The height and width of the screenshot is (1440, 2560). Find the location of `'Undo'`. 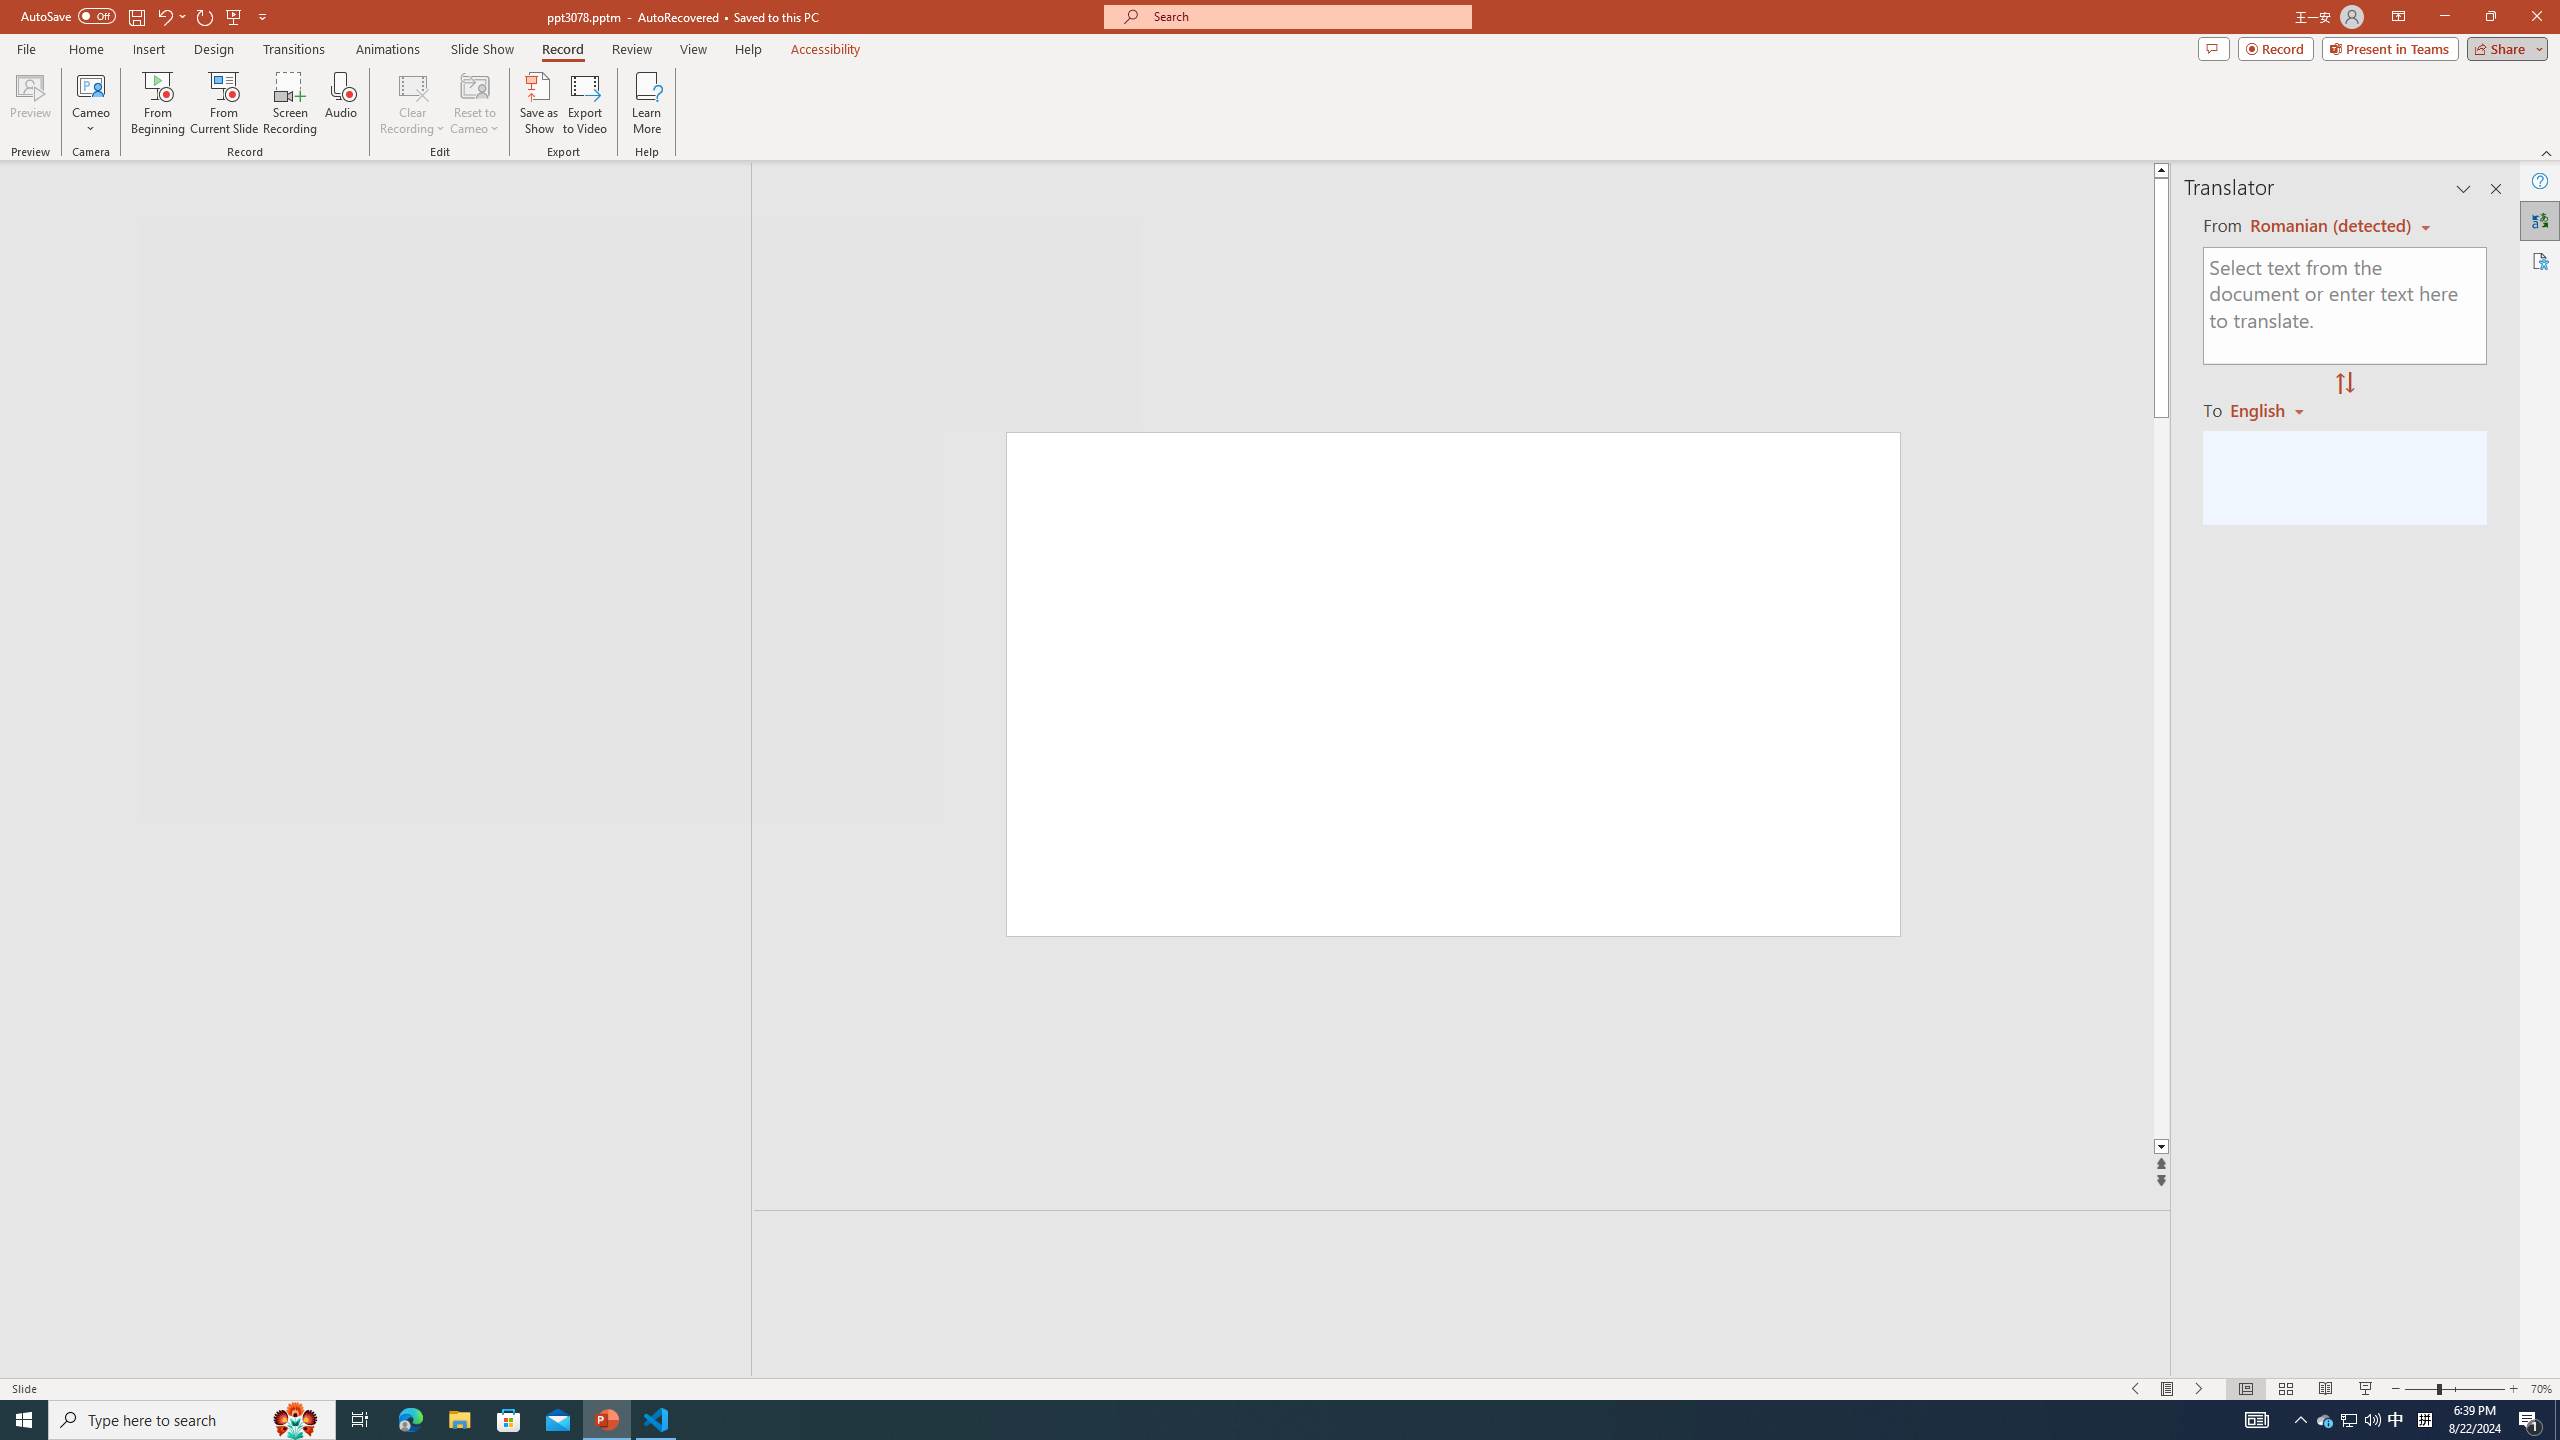

'Undo' is located at coordinates (170, 15).